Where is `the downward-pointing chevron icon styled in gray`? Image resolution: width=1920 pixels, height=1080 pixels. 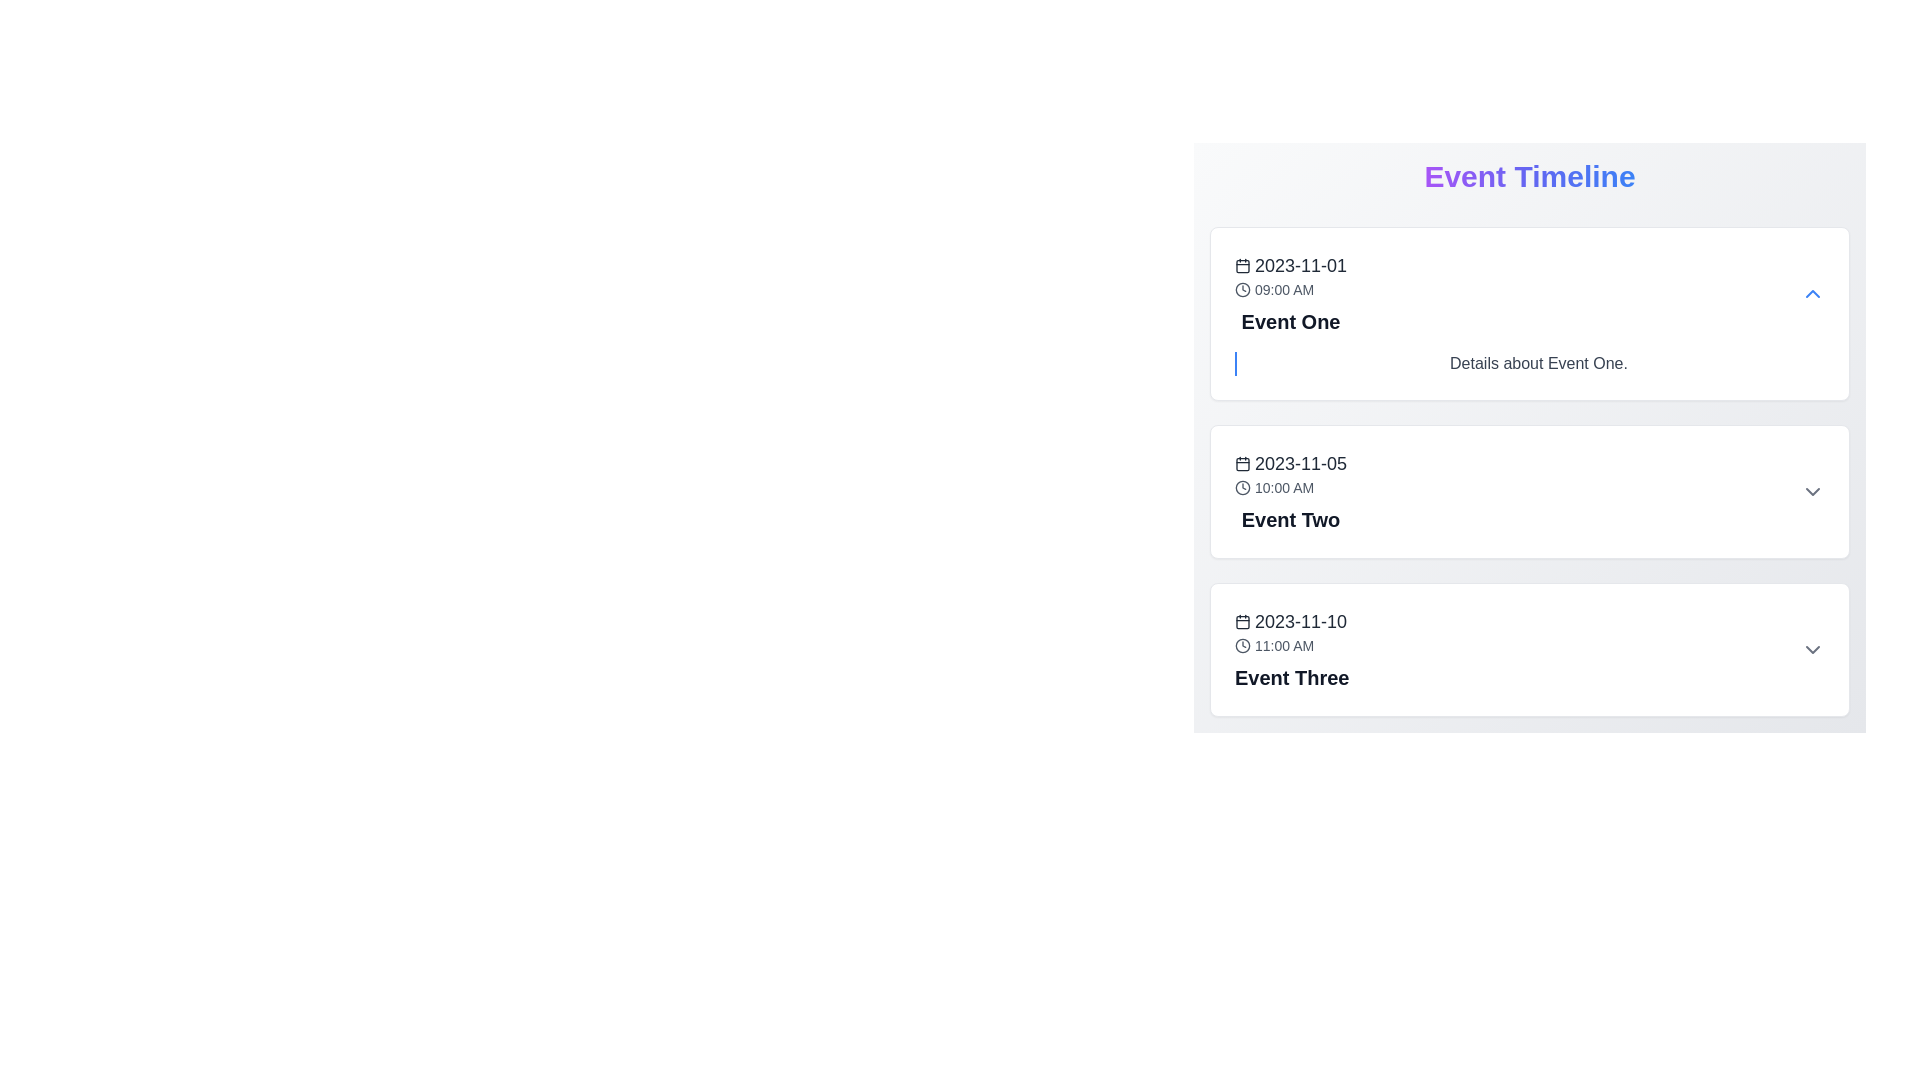 the downward-pointing chevron icon styled in gray is located at coordinates (1813, 650).